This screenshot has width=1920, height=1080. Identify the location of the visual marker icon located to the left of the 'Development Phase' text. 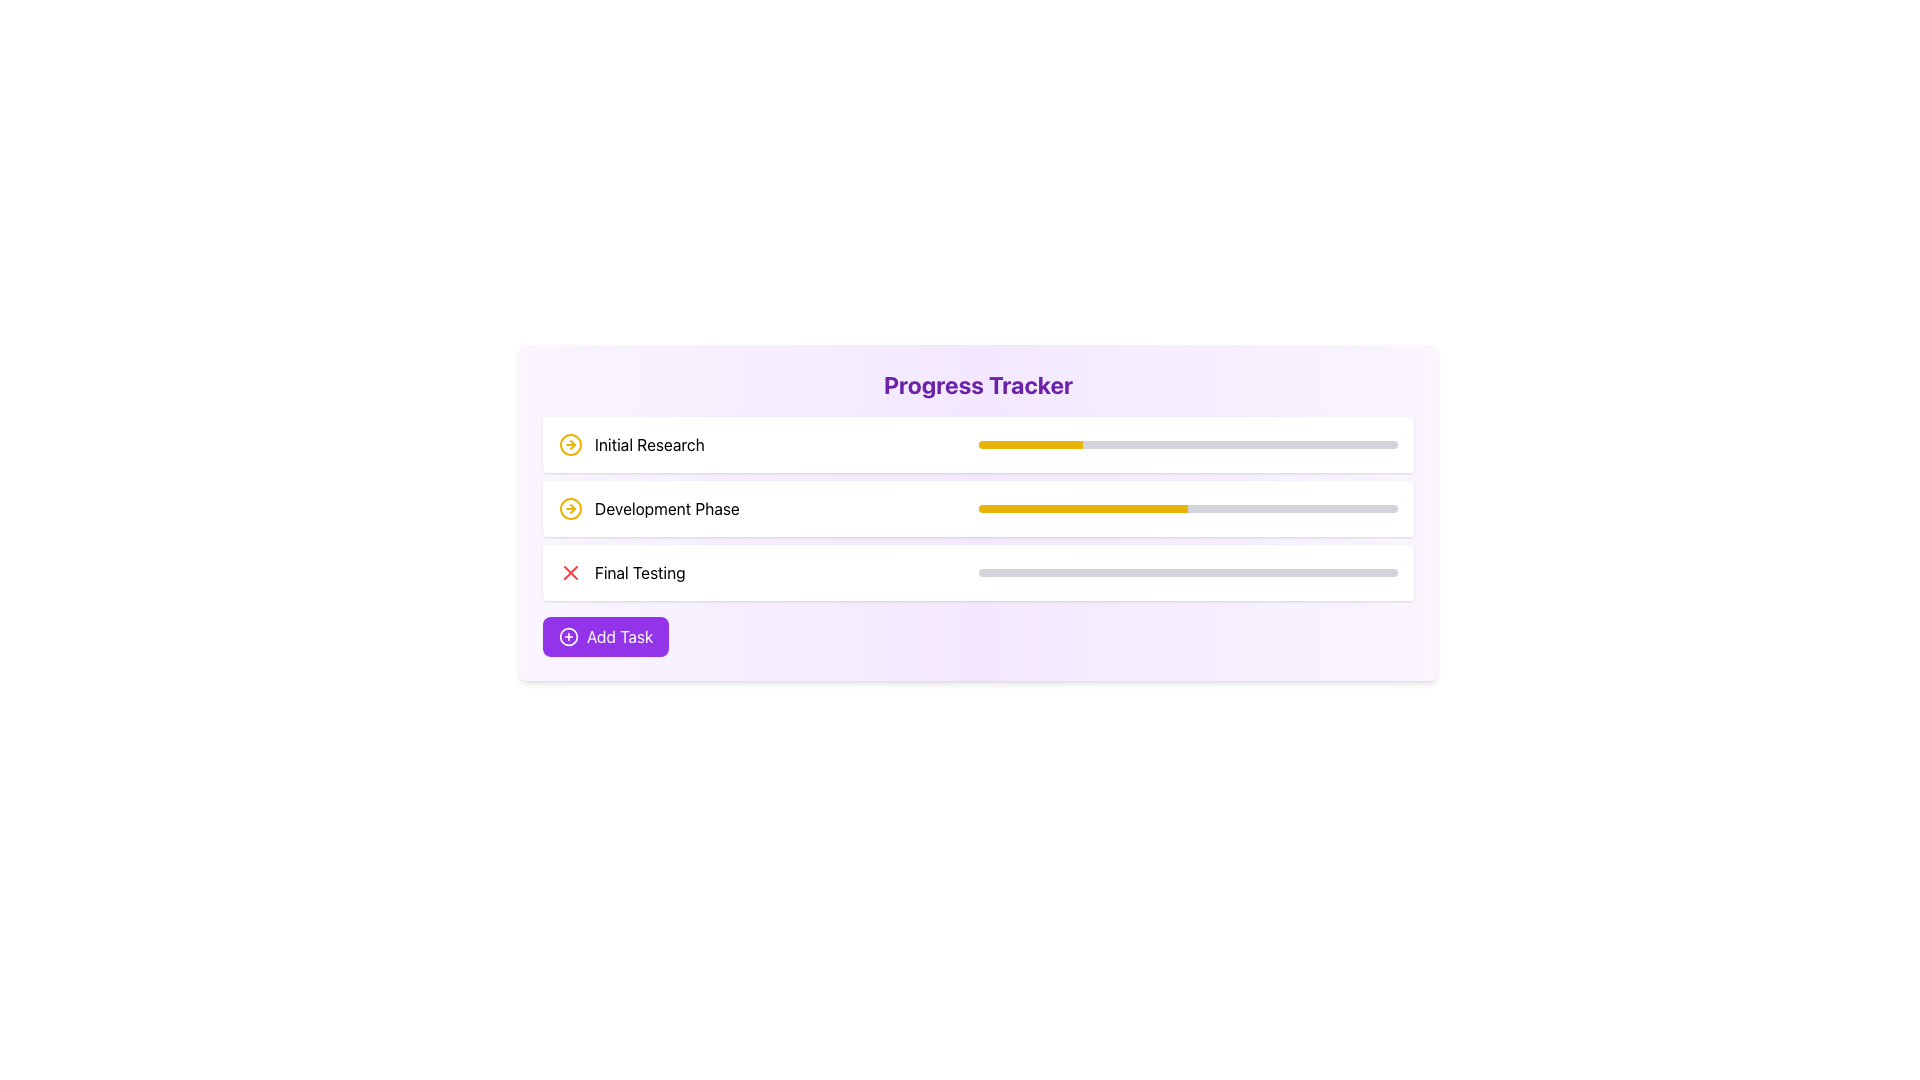
(570, 508).